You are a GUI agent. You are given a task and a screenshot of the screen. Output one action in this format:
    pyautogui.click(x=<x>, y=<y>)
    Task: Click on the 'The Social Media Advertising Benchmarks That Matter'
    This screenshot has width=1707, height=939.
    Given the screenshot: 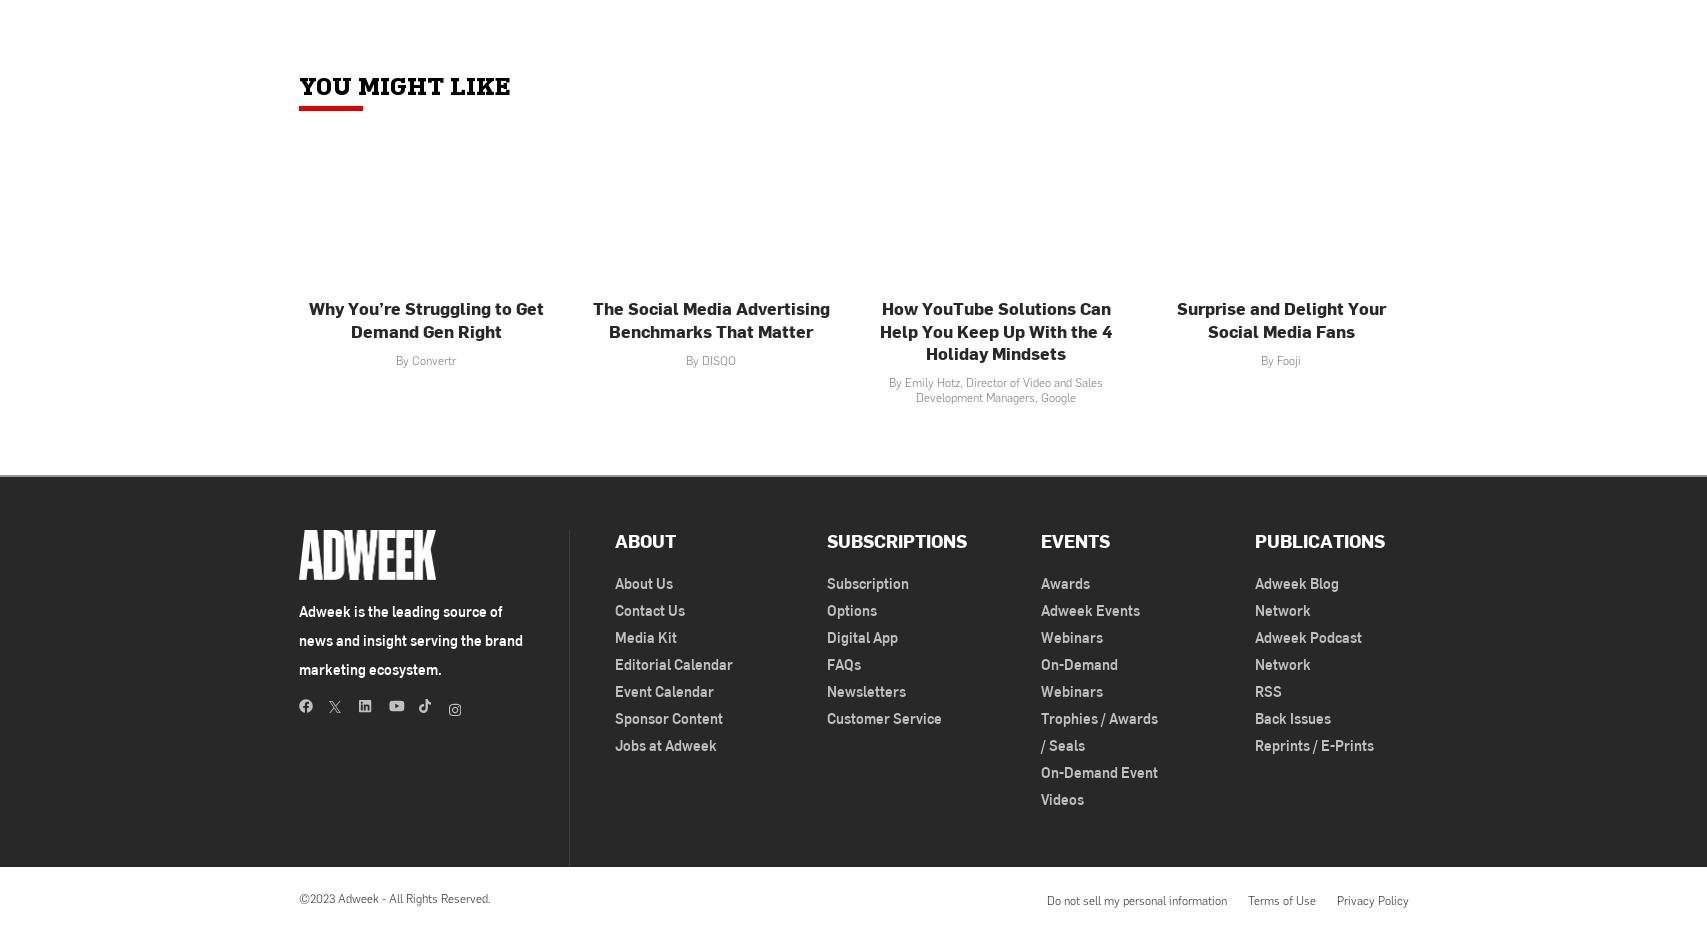 What is the action you would take?
    pyautogui.click(x=710, y=318)
    